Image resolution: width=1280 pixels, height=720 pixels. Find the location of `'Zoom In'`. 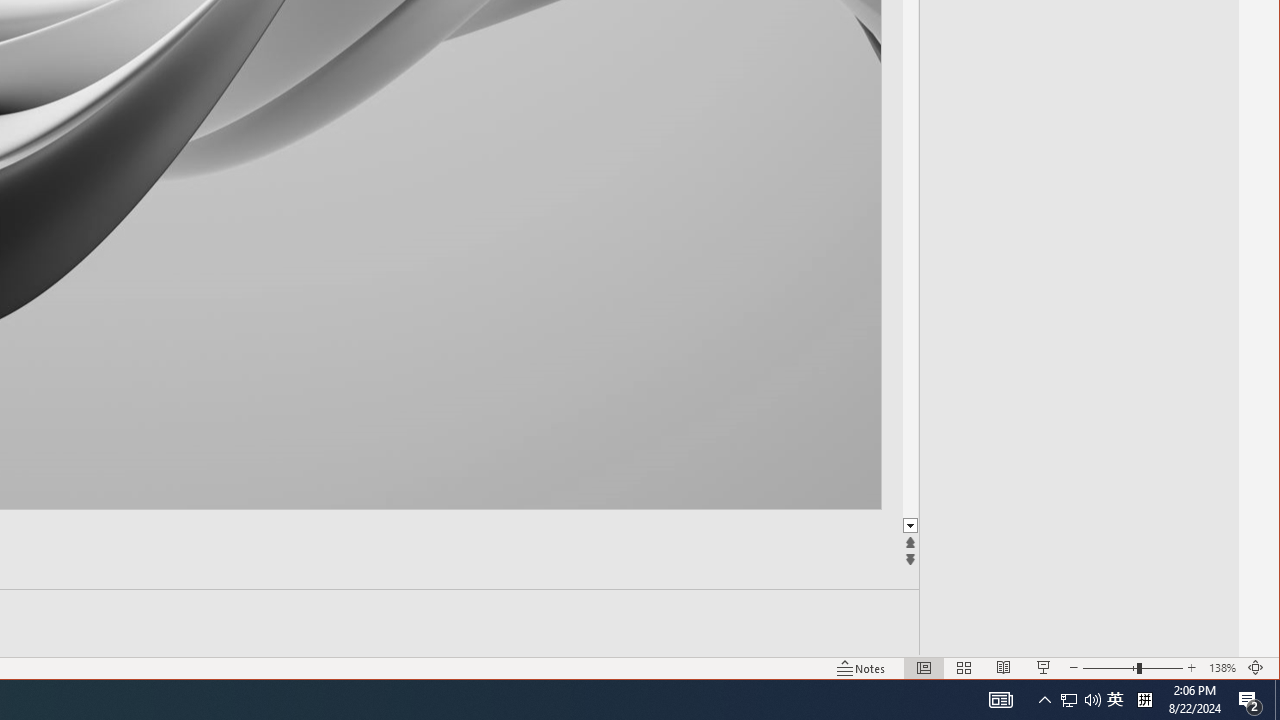

'Zoom In' is located at coordinates (1191, 668).